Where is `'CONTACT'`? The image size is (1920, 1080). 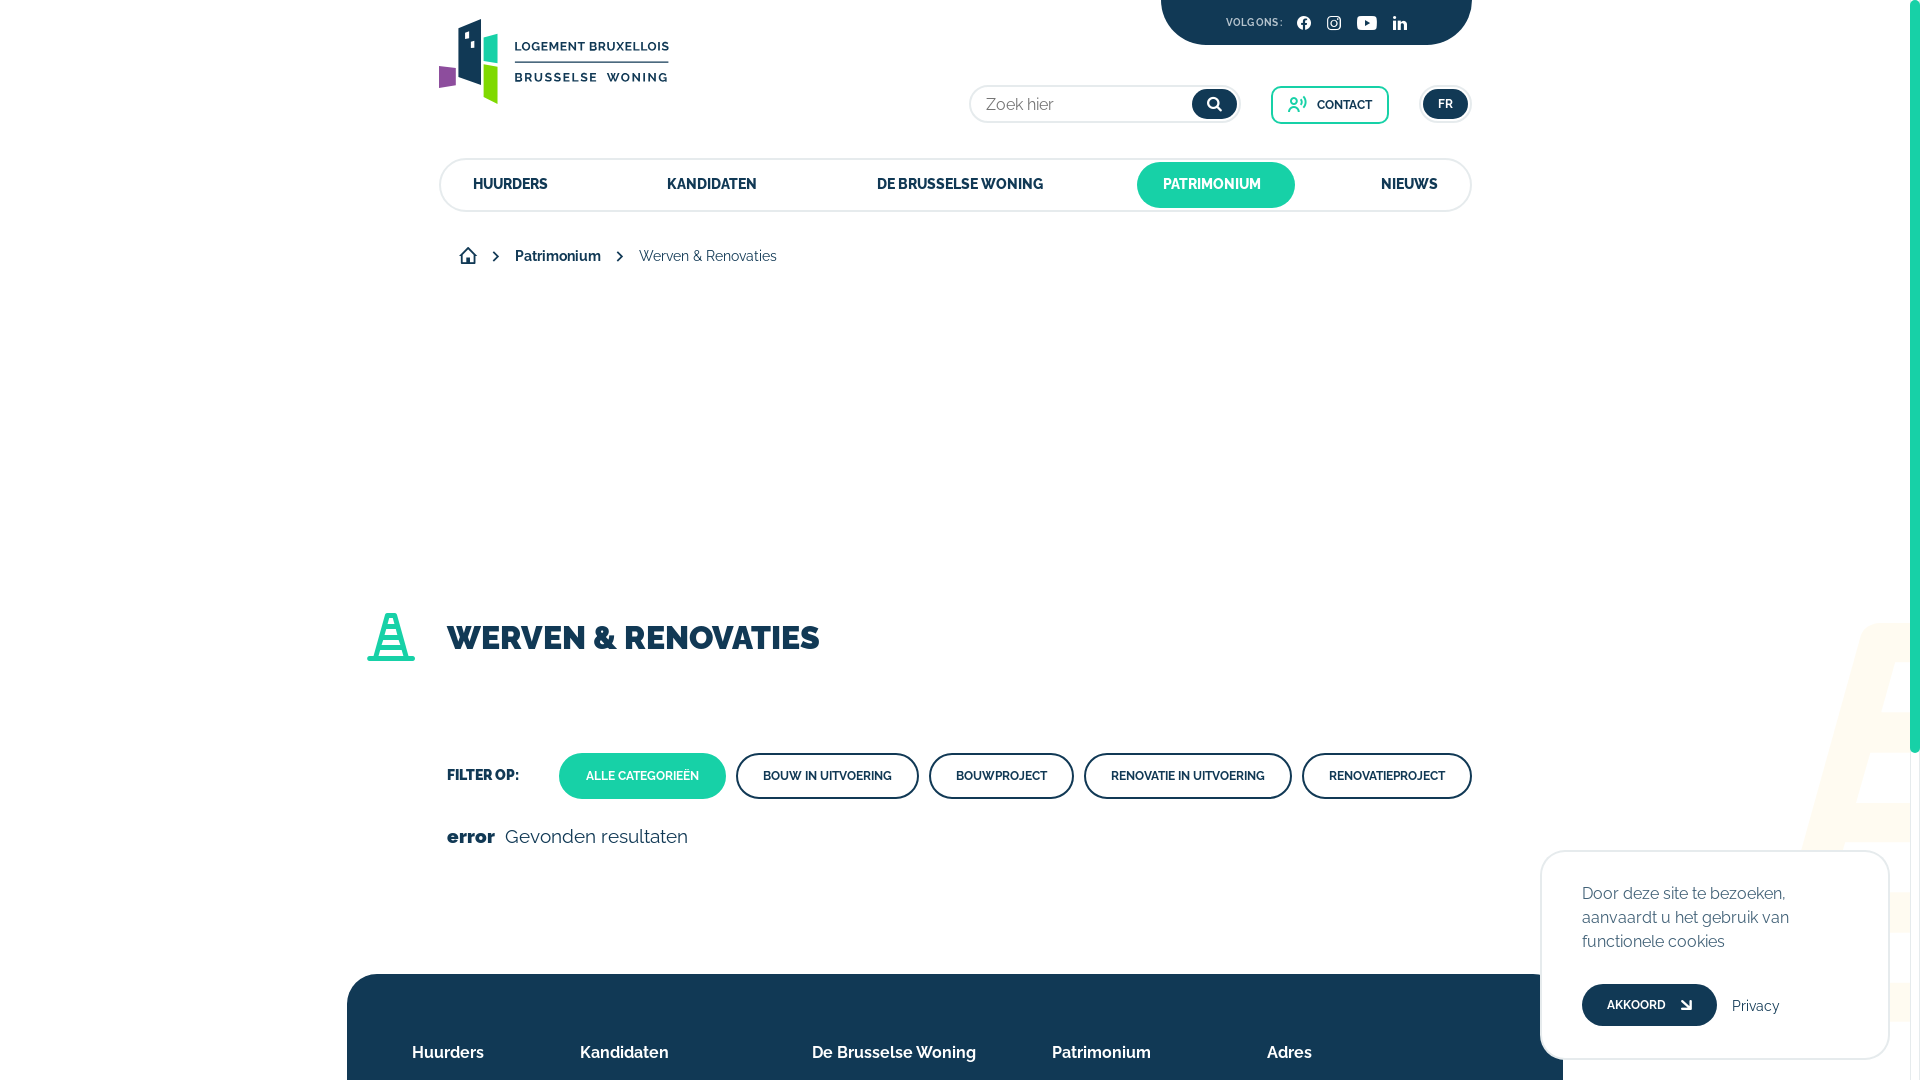 'CONTACT' is located at coordinates (1269, 104).